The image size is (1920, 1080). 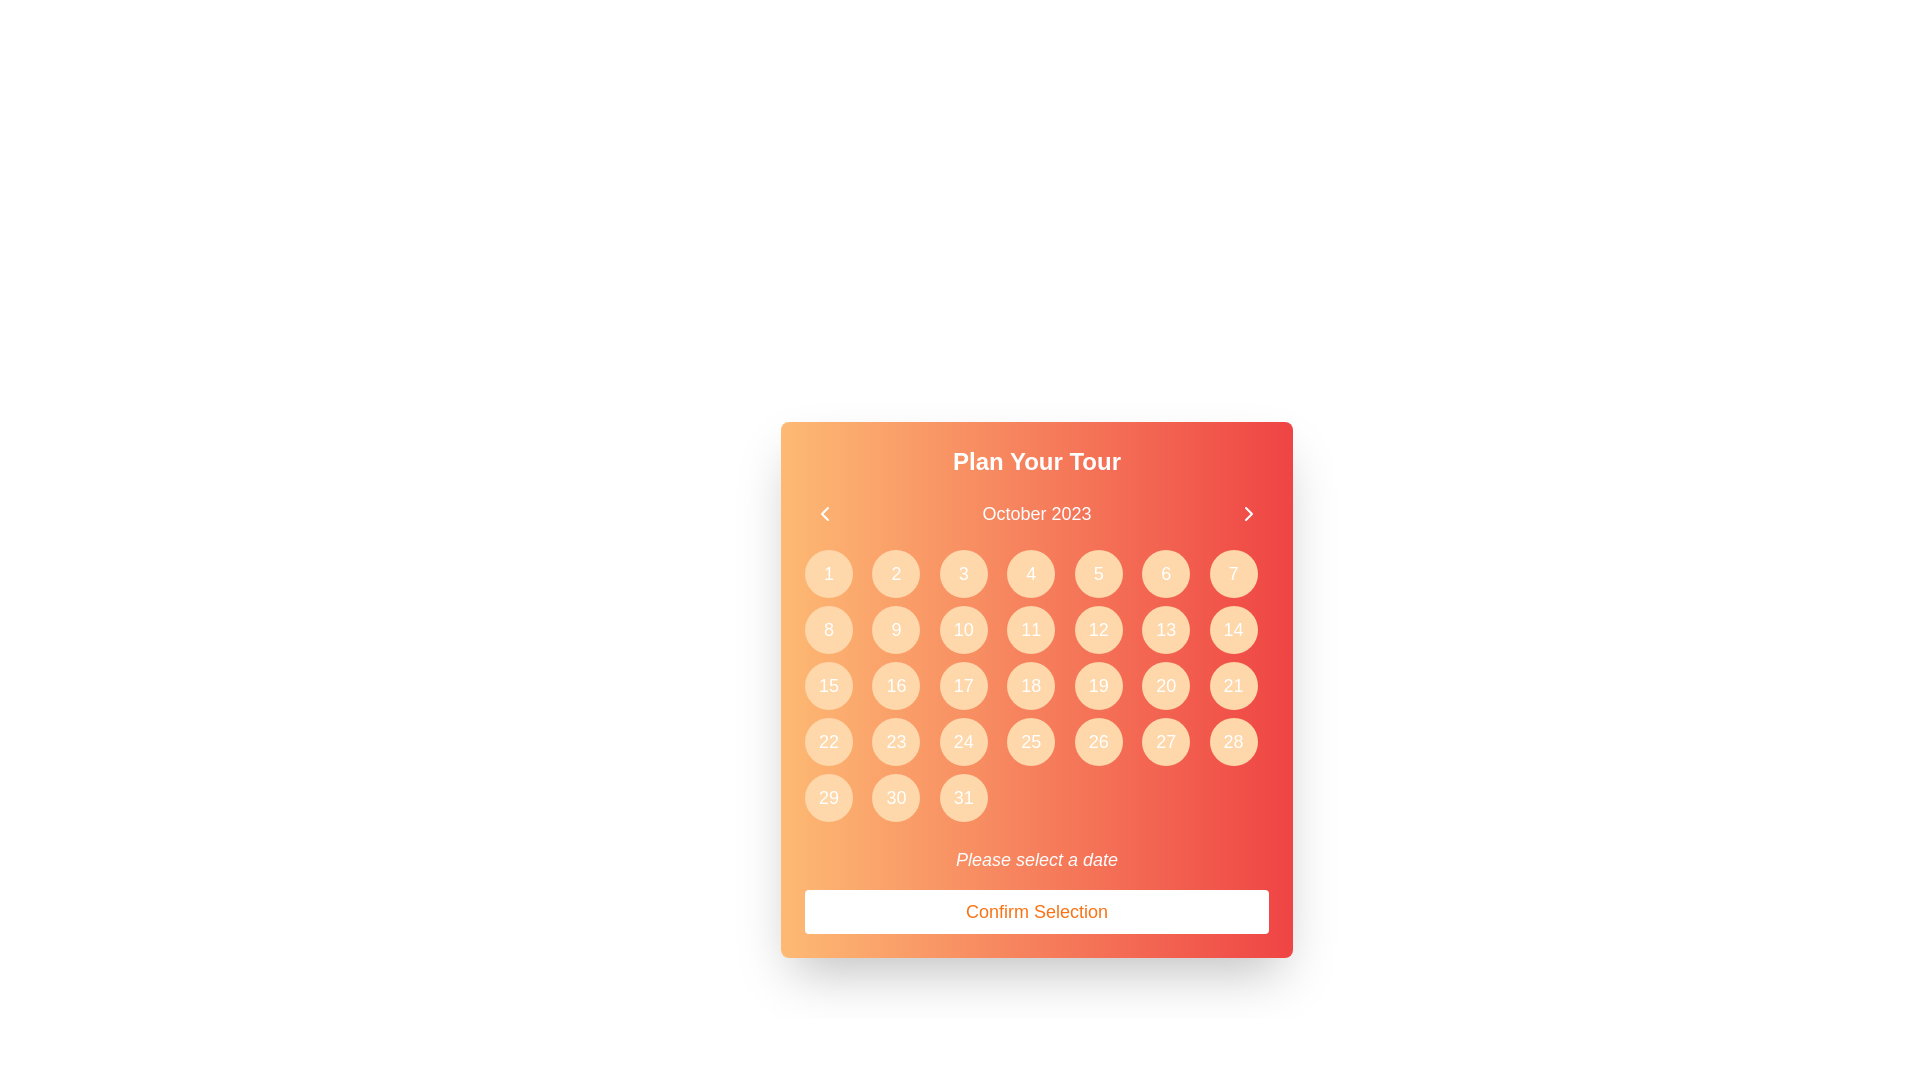 I want to click on the circular button with an orange background and white text displaying the number '25', so click(x=1031, y=741).